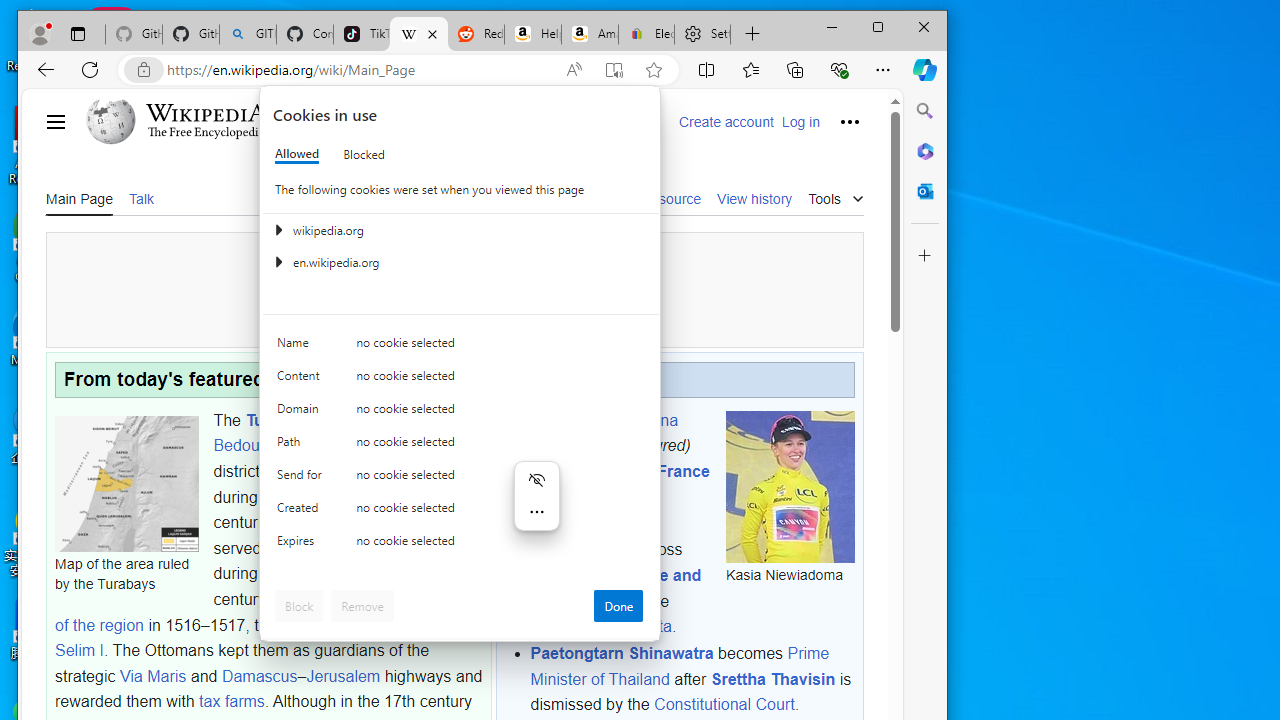 The width and height of the screenshot is (1280, 720). What do you see at coordinates (301, 545) in the screenshot?
I see `'Expires'` at bounding box center [301, 545].